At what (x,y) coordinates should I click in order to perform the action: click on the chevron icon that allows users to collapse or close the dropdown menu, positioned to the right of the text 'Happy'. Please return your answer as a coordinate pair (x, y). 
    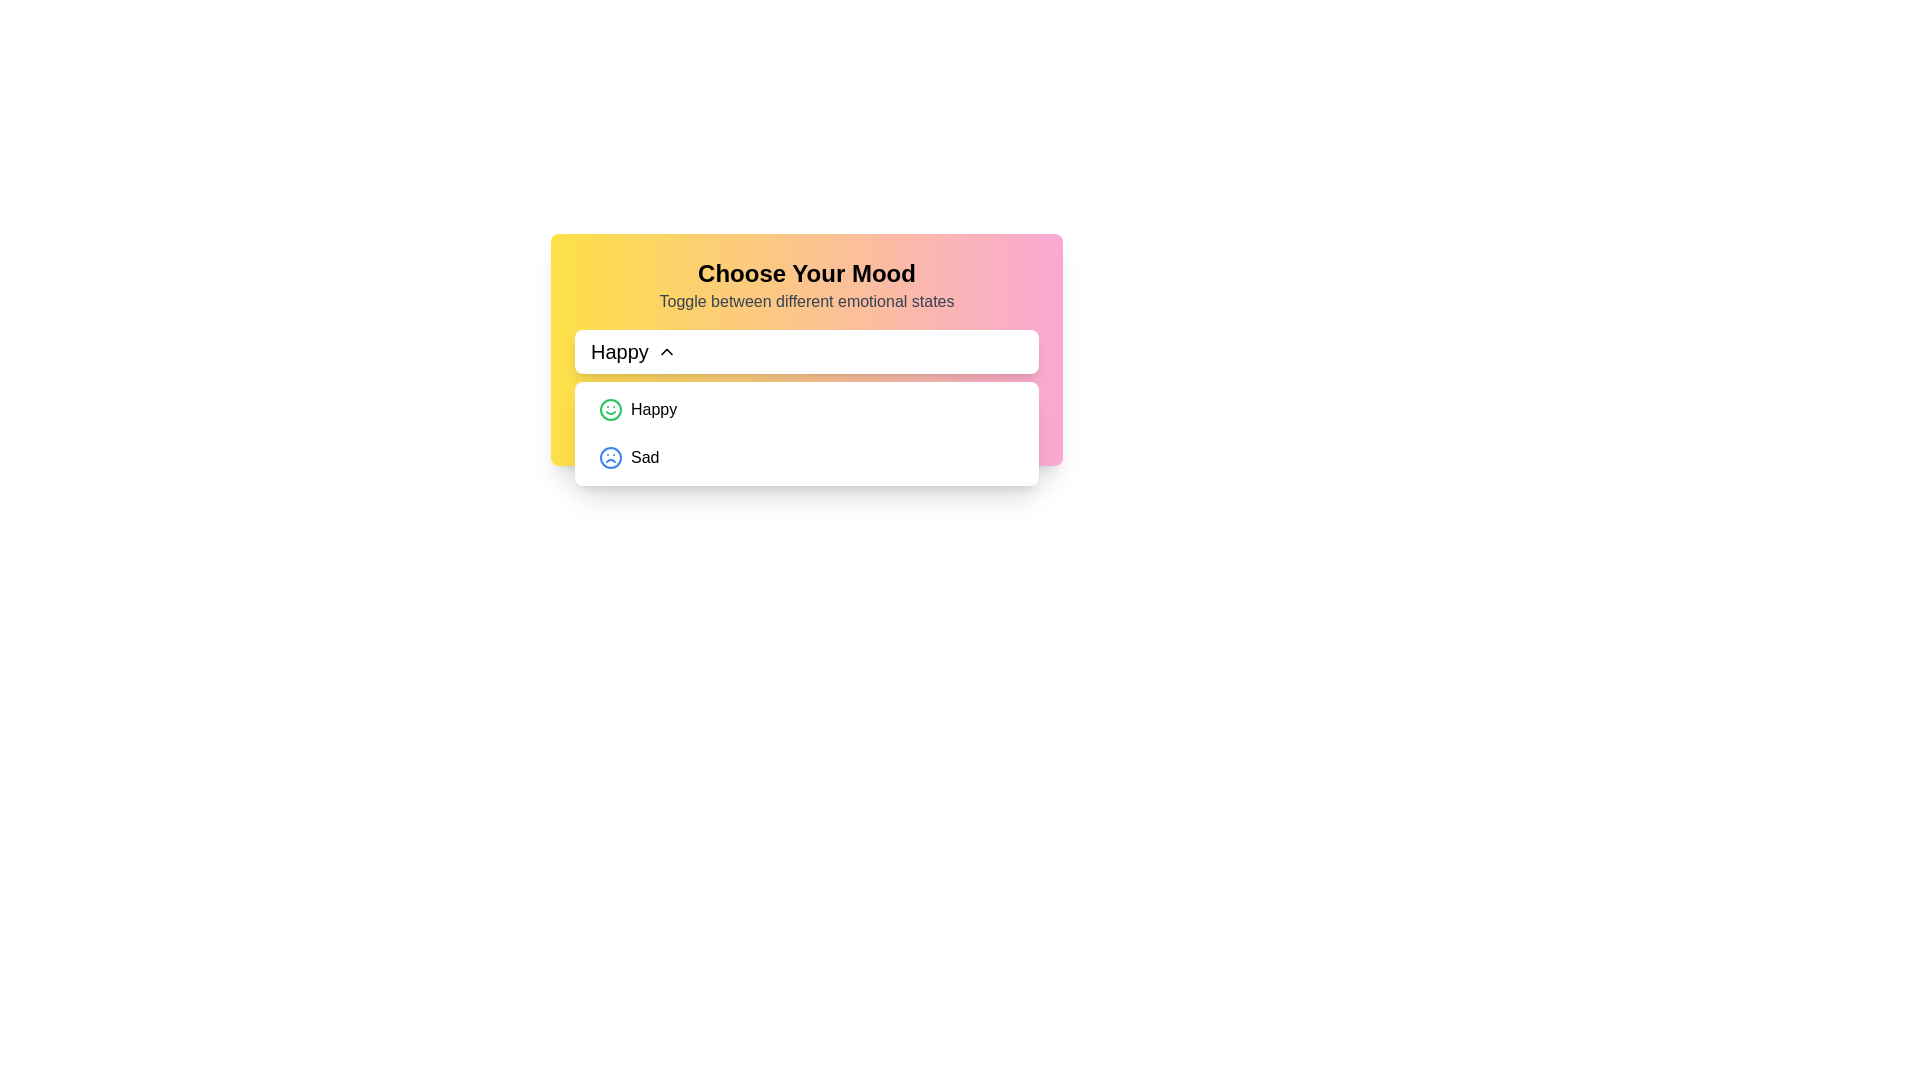
    Looking at the image, I should click on (666, 350).